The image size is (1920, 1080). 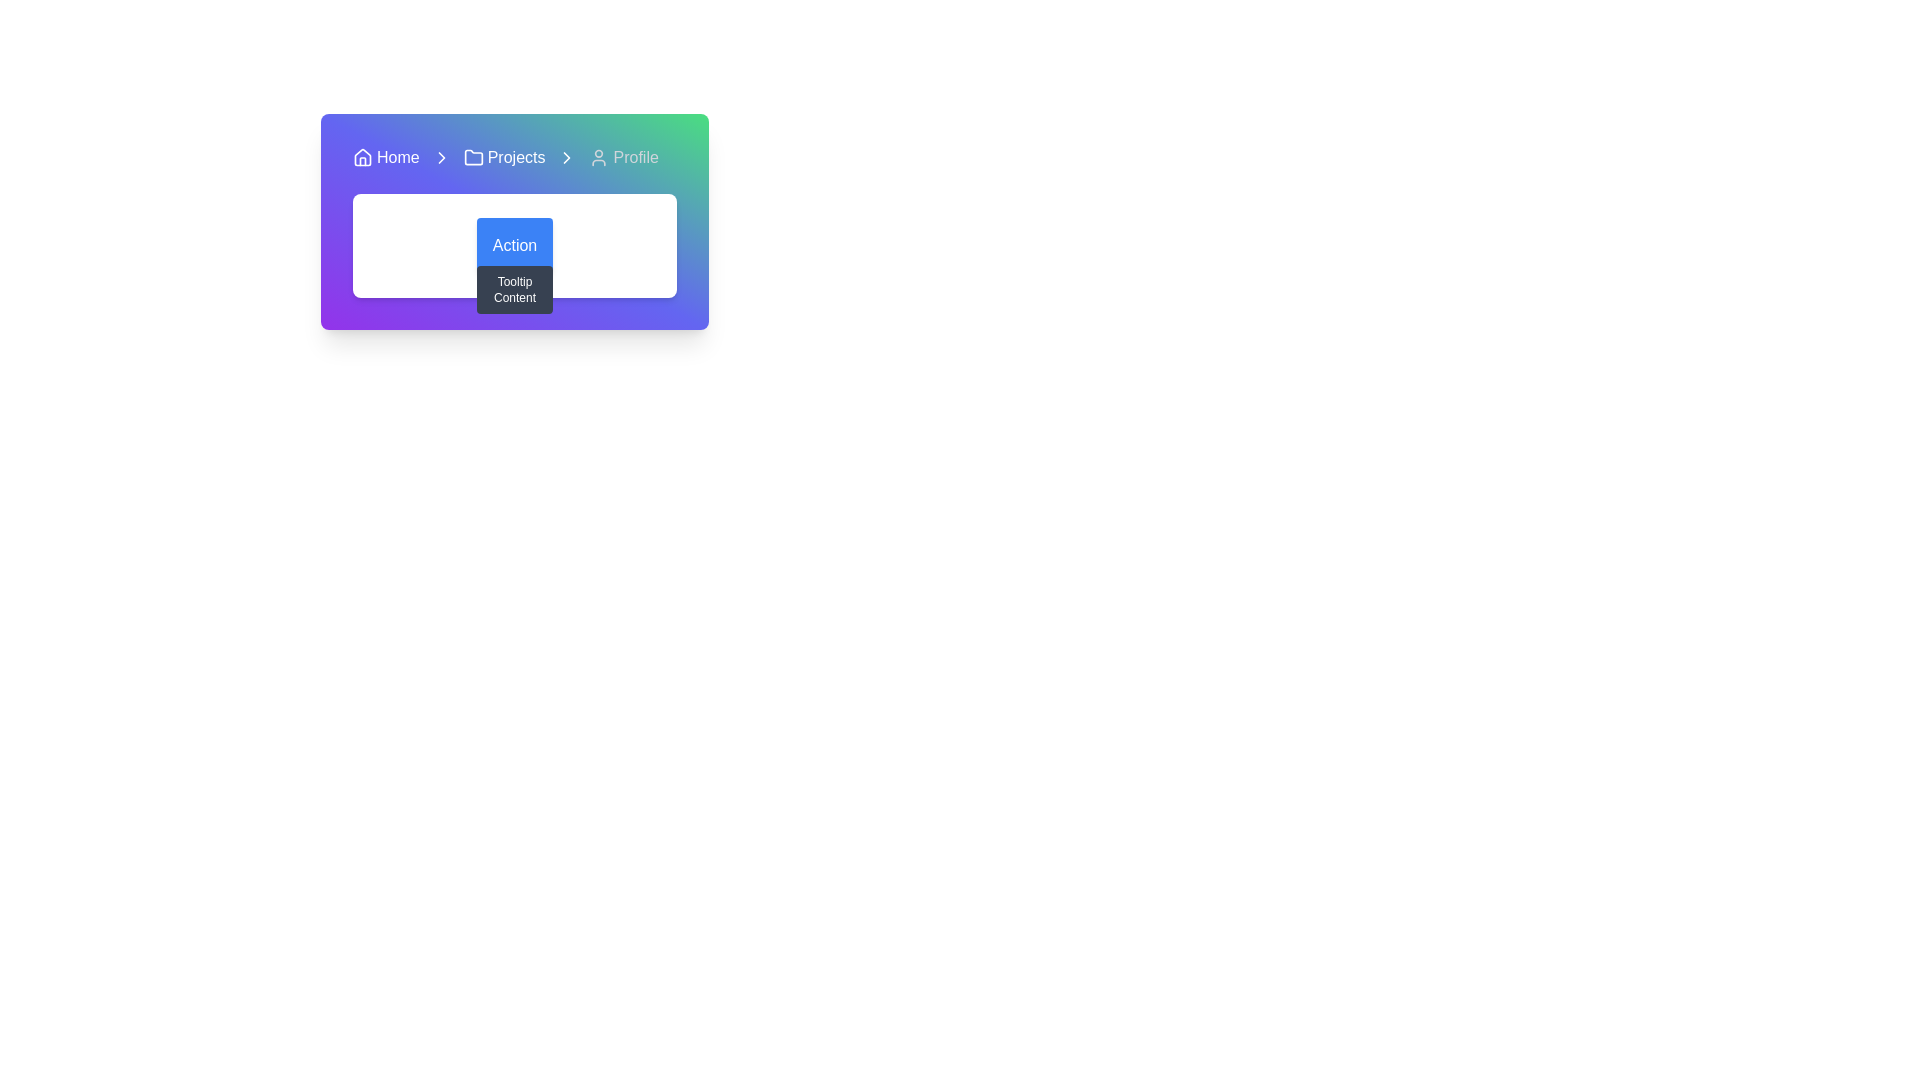 I want to click on the 'Projects' breadcrumb navigation link, which is the second item in the breadcrumb navigation bar, so click(x=504, y=157).